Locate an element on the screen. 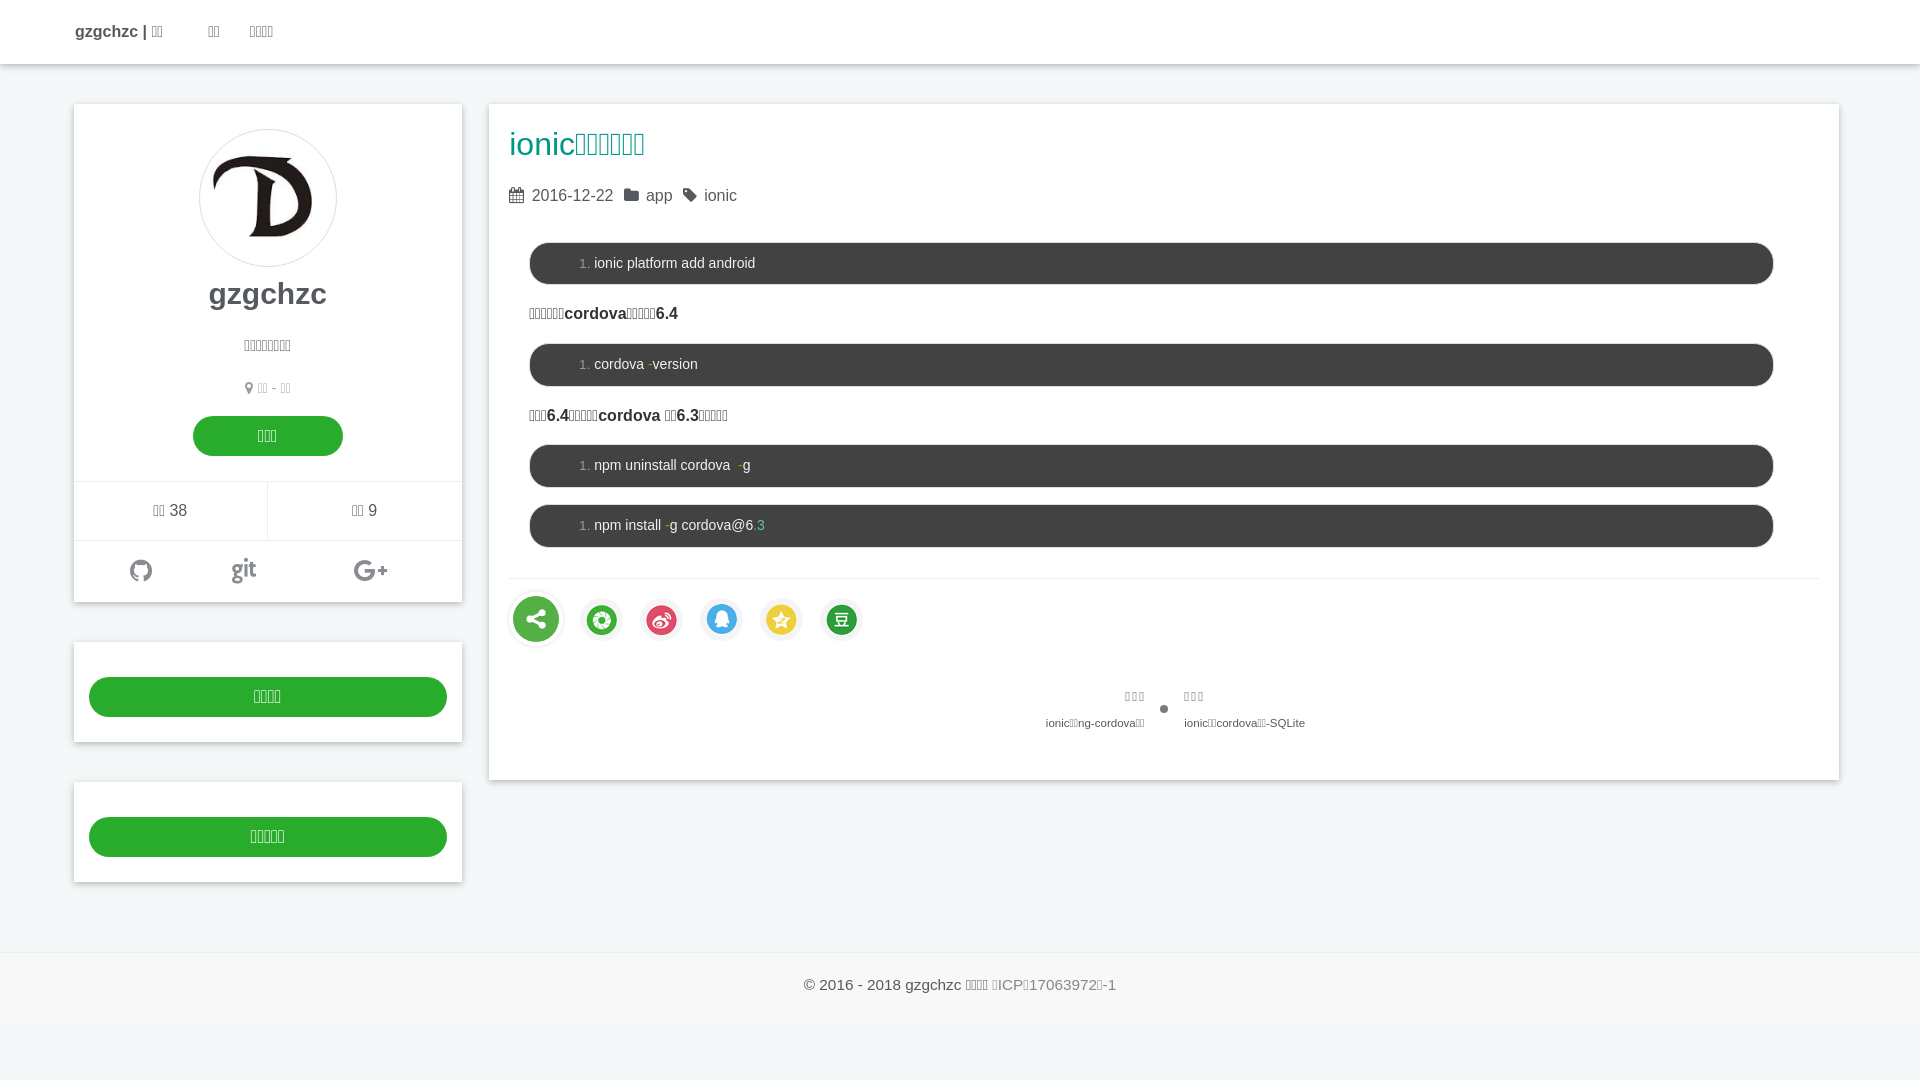  'tQQ' is located at coordinates (720, 618).